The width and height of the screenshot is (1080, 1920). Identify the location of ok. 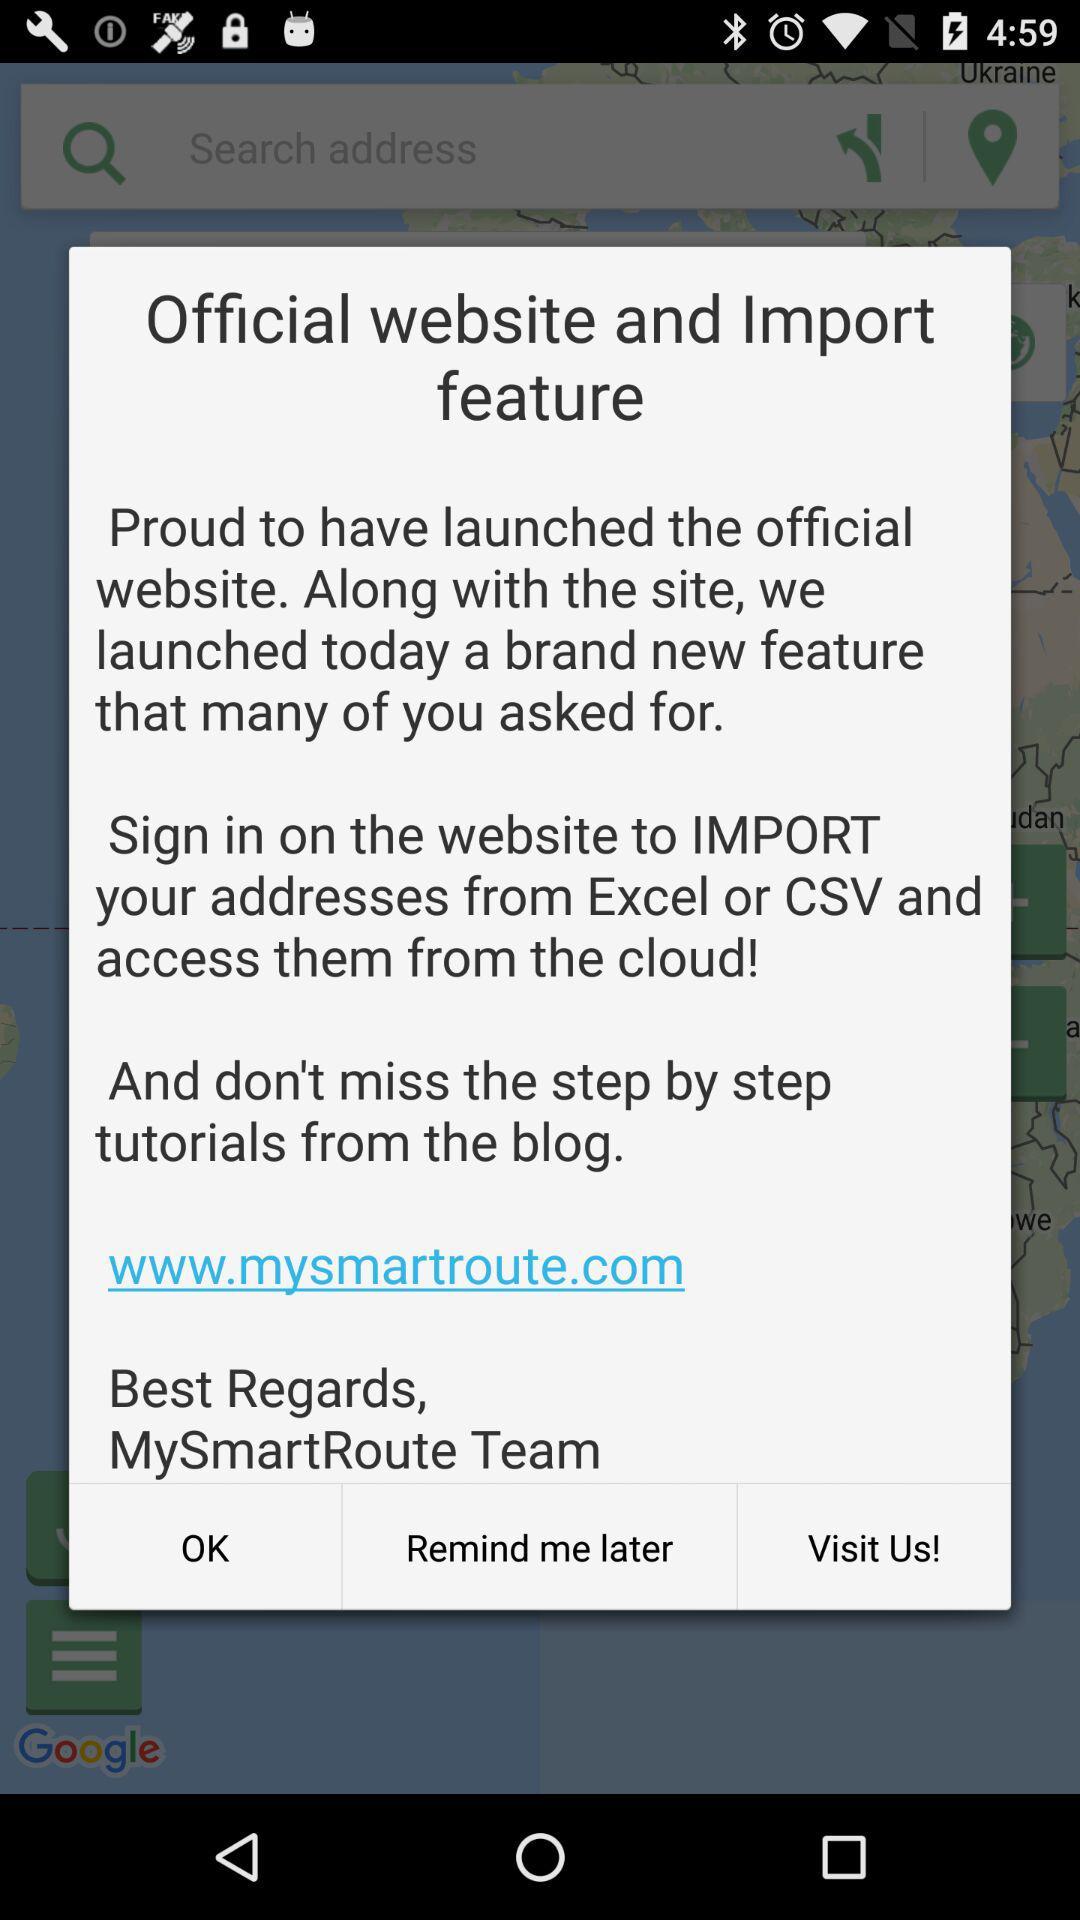
(205, 1546).